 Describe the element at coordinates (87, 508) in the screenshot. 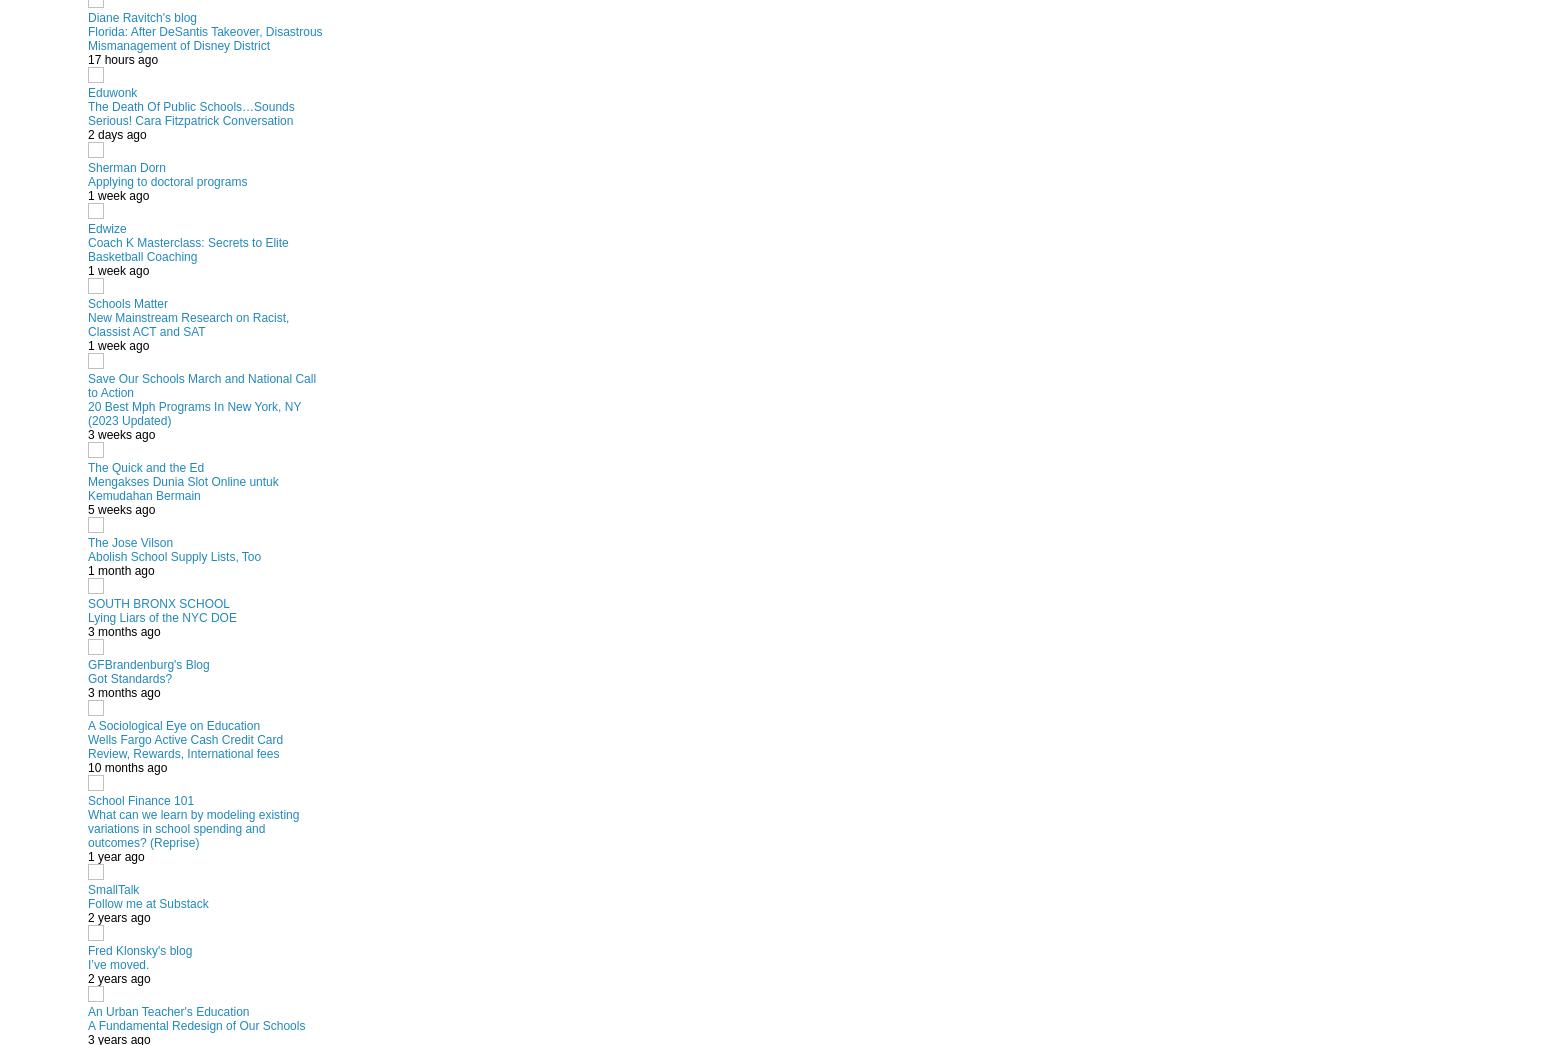

I see `'5 weeks ago'` at that location.